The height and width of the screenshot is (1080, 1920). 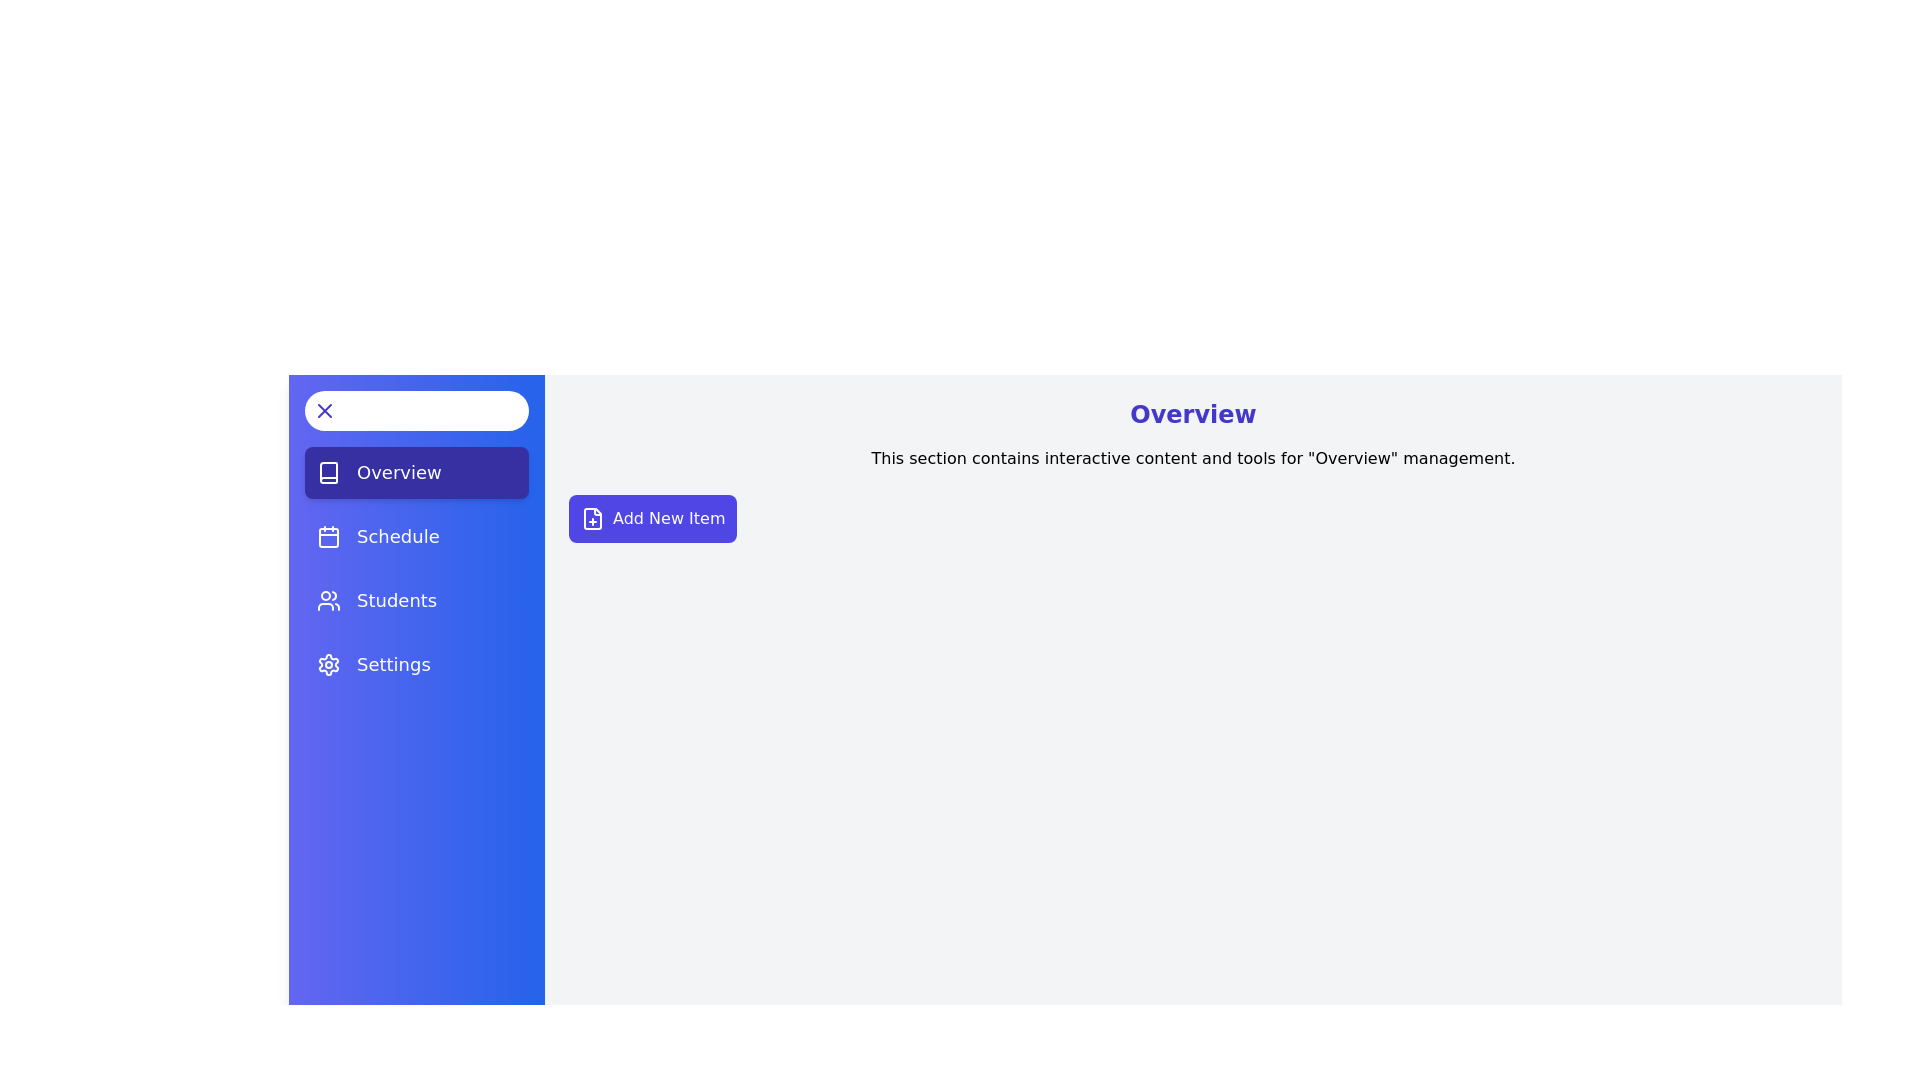 What do you see at coordinates (416, 410) in the screenshot?
I see `the menu button to toggle the drawer open/close state` at bounding box center [416, 410].